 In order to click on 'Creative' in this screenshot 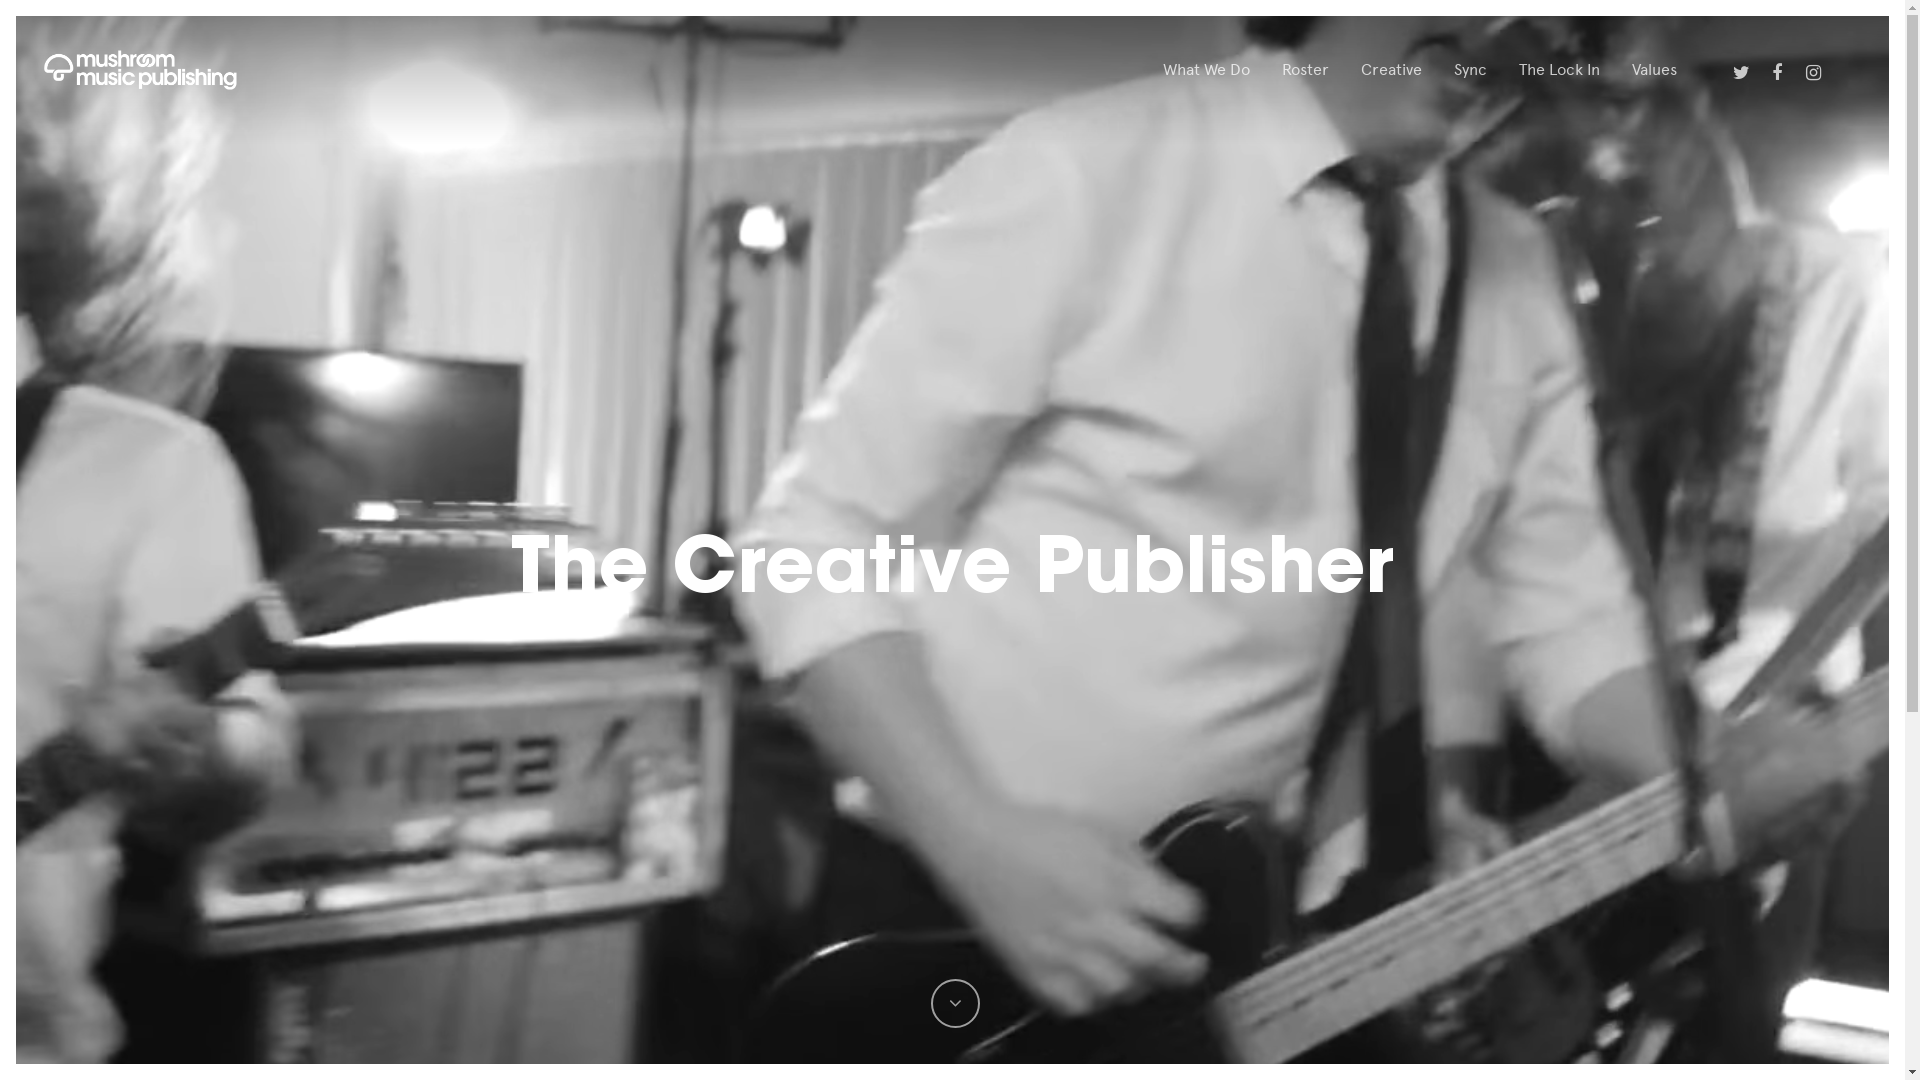, I will do `click(1390, 68)`.